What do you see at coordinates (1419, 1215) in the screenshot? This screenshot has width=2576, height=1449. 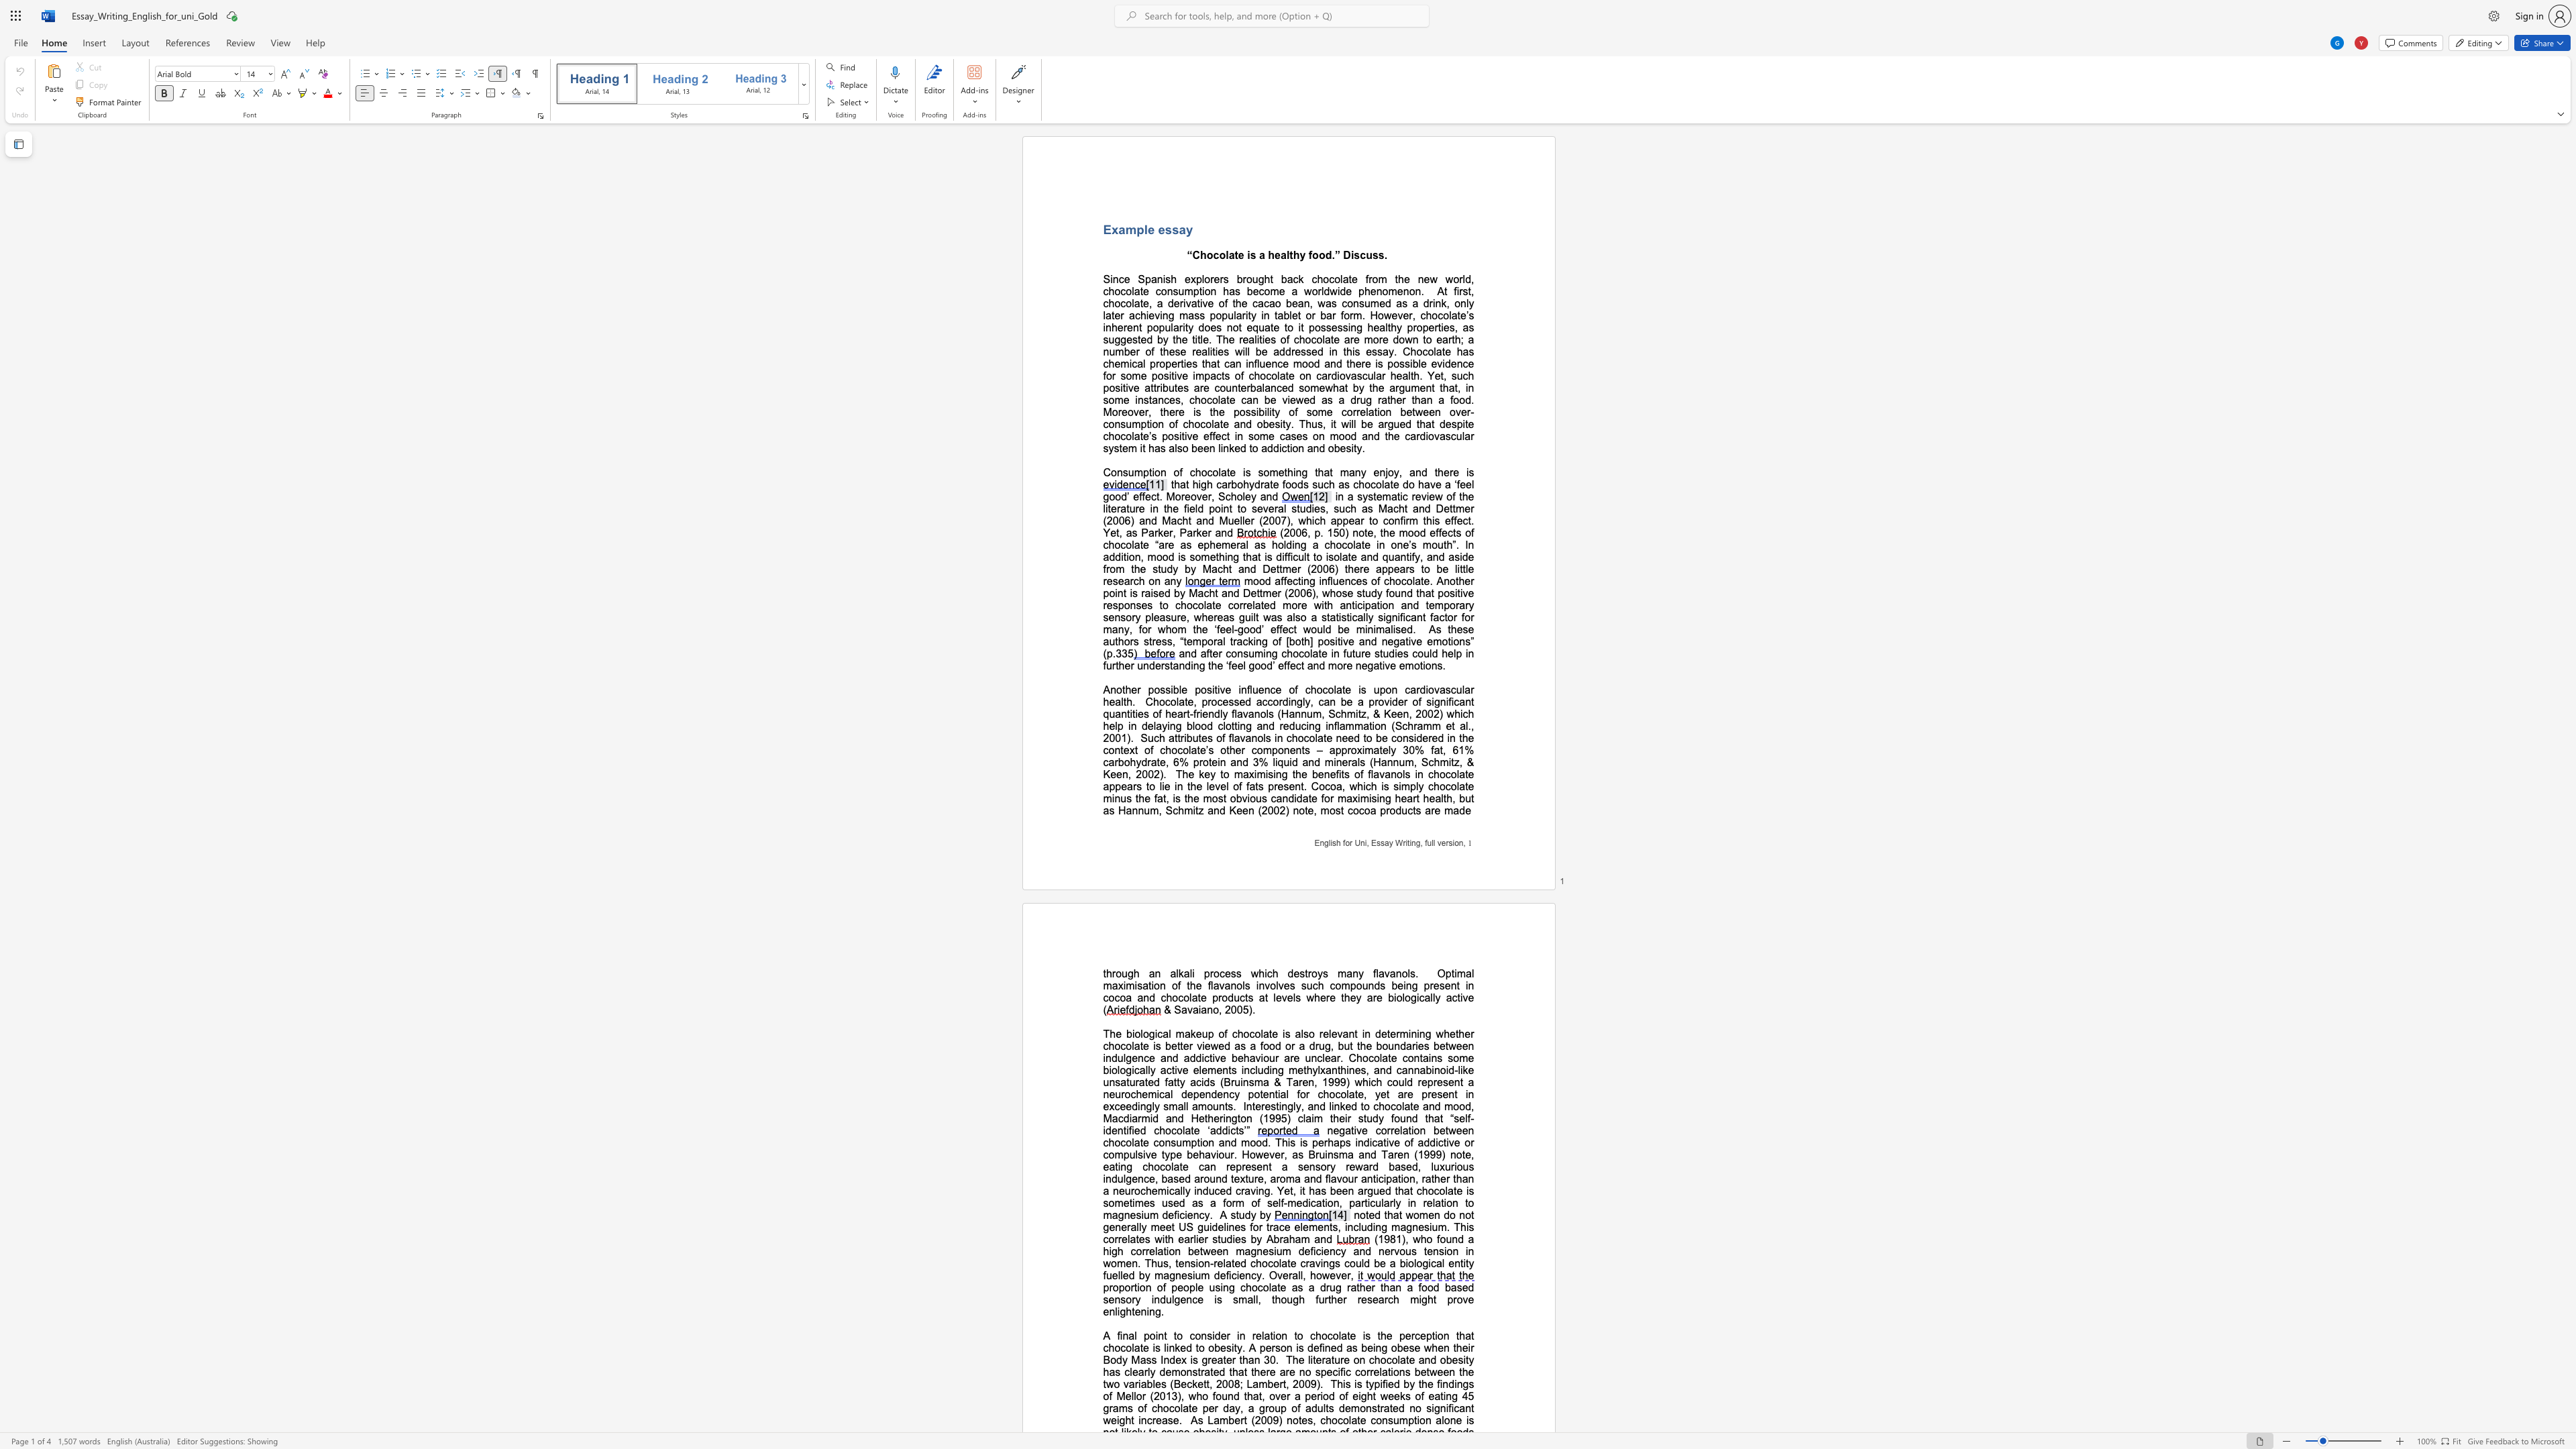 I see `the subset text "men" within the text "noted that women do not"` at bounding box center [1419, 1215].